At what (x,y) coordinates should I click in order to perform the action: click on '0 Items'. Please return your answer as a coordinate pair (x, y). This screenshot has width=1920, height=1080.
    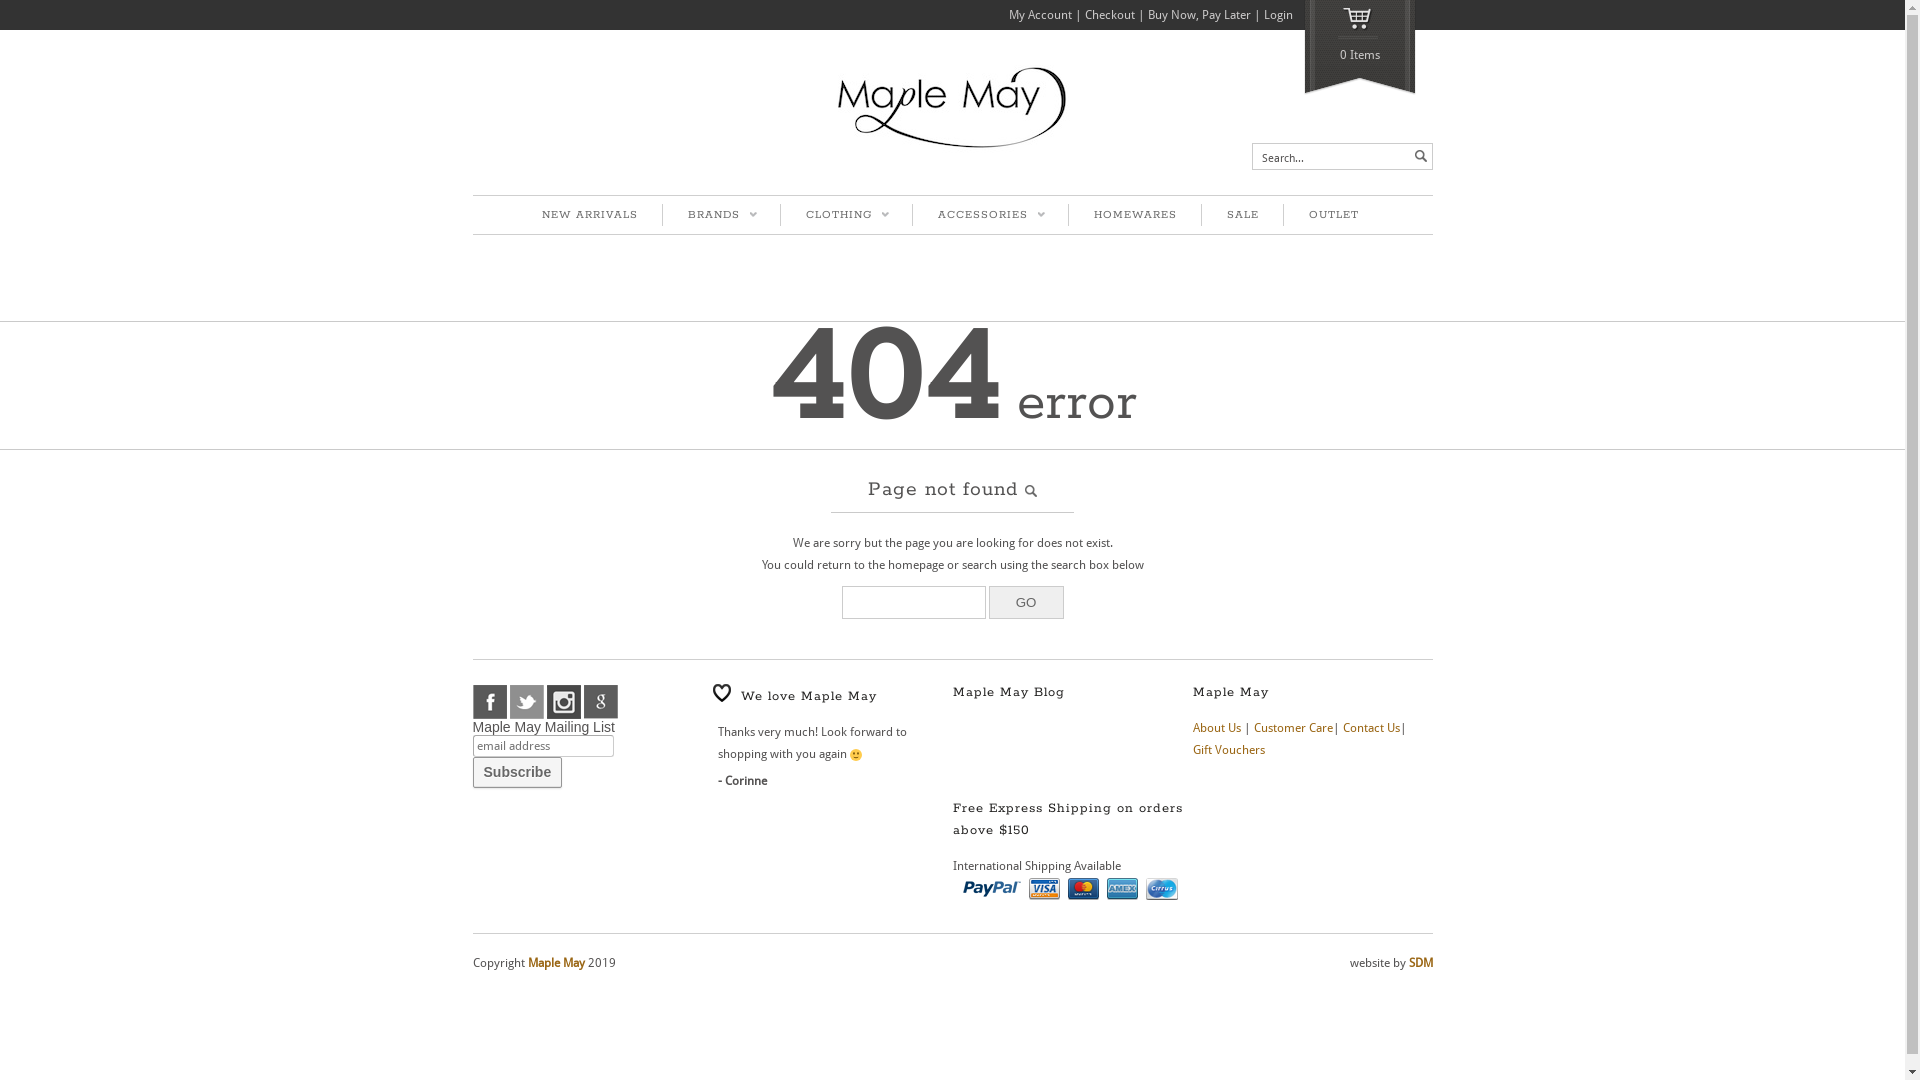
    Looking at the image, I should click on (1359, 46).